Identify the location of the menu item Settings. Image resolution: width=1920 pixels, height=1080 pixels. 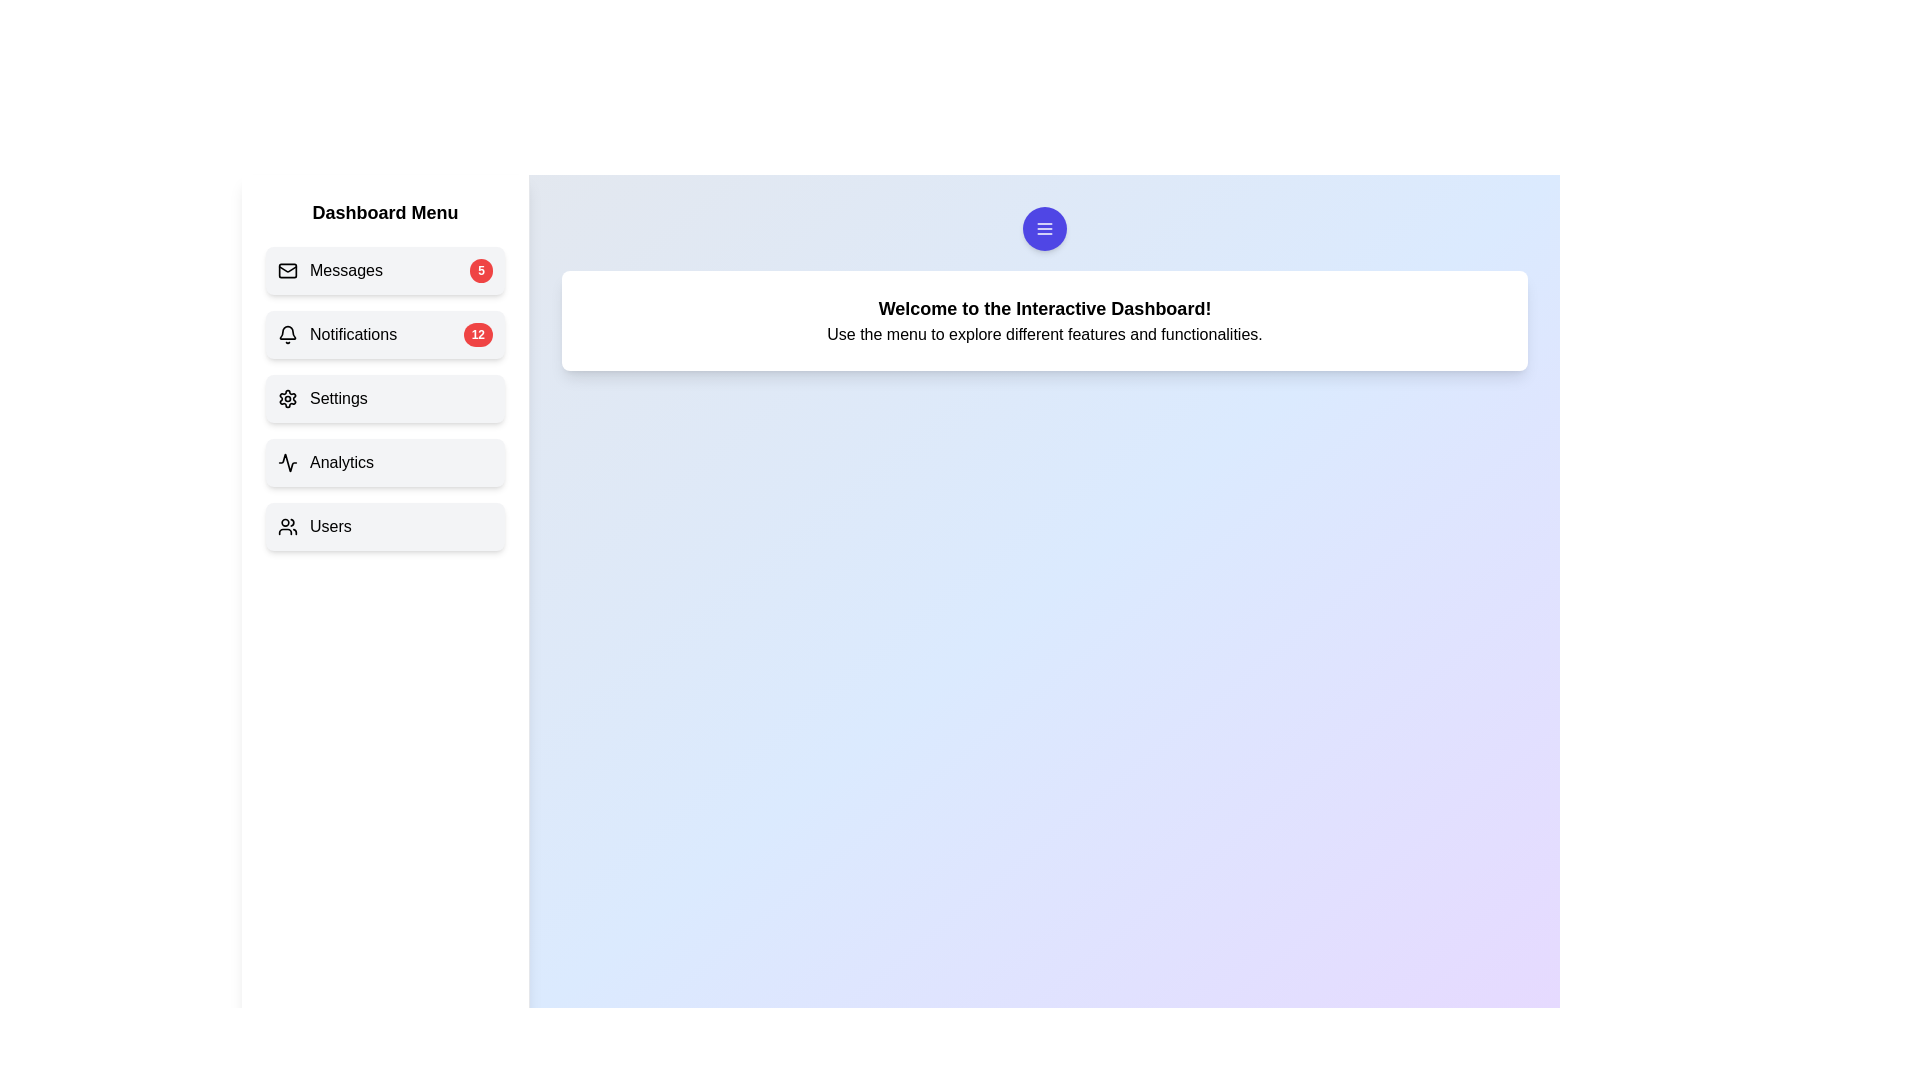
(385, 398).